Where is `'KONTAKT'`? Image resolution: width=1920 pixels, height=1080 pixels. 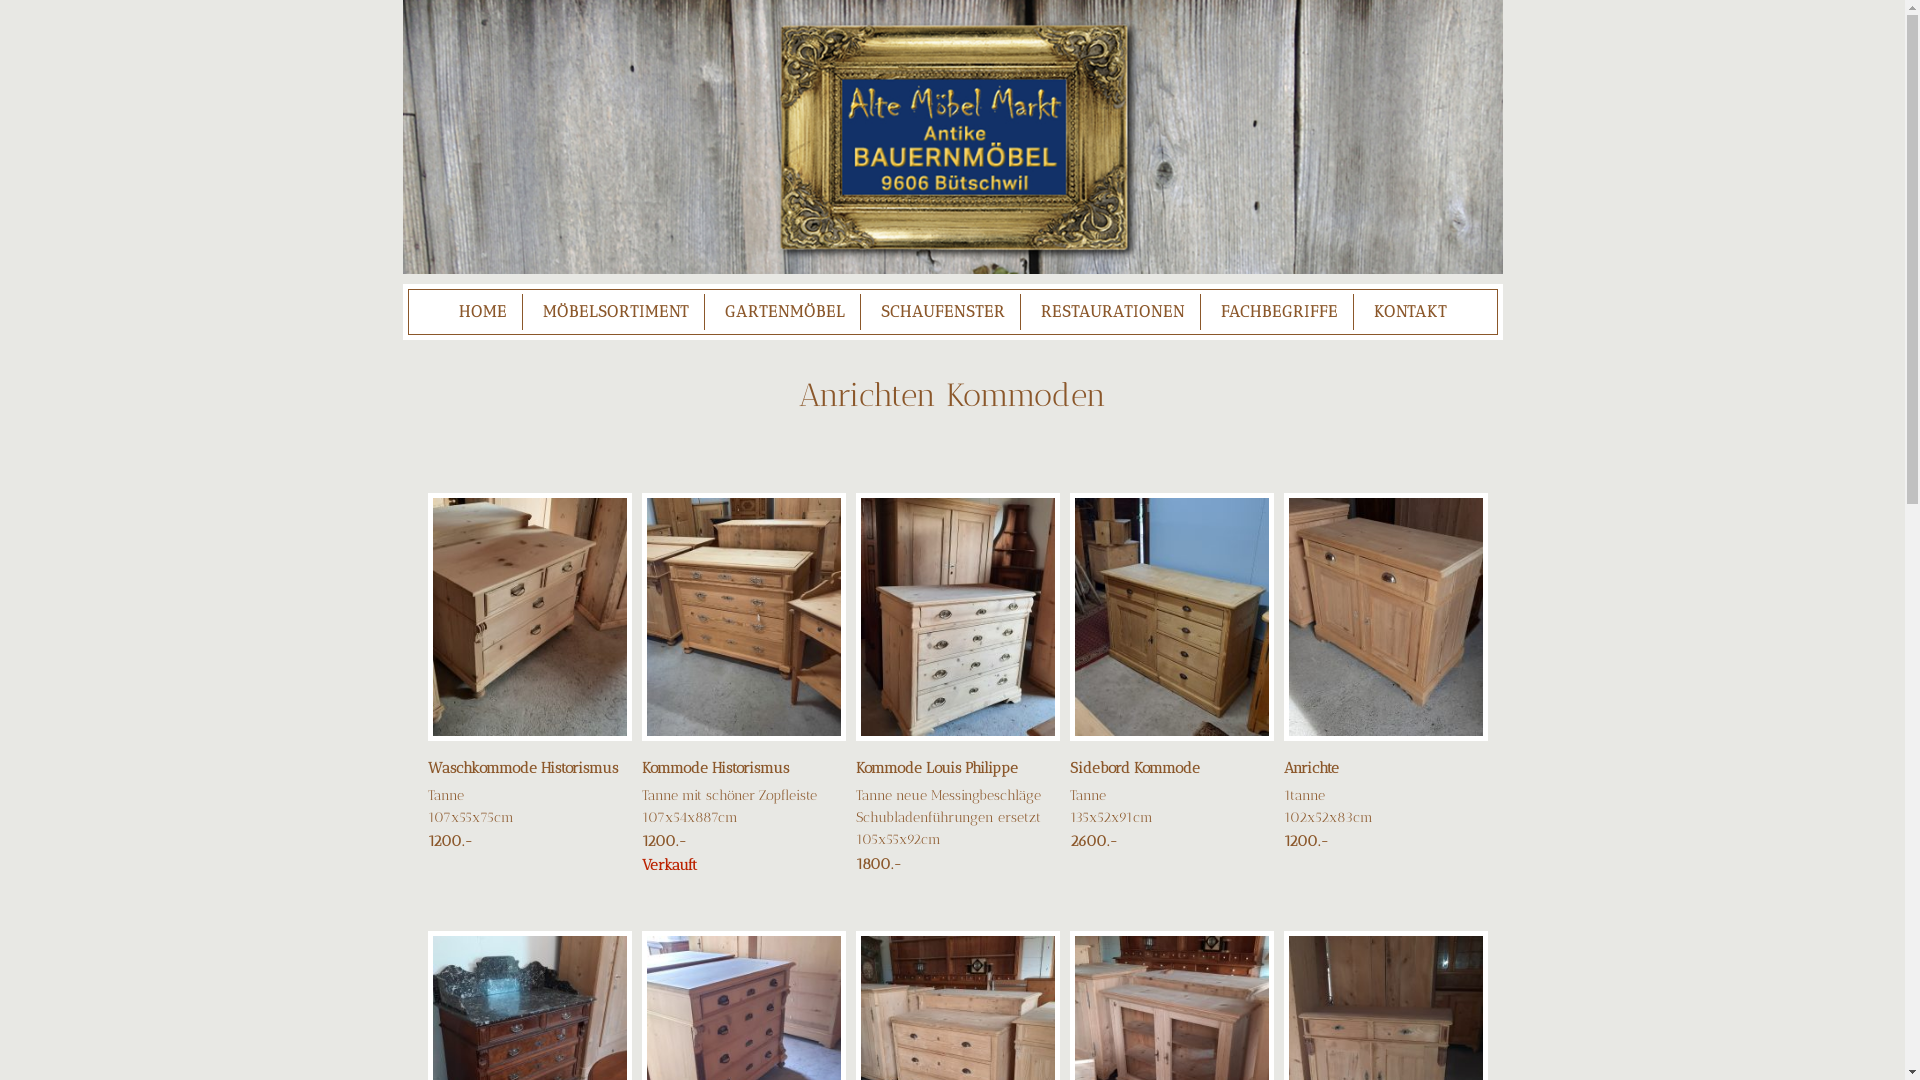 'KONTAKT' is located at coordinates (1408, 312).